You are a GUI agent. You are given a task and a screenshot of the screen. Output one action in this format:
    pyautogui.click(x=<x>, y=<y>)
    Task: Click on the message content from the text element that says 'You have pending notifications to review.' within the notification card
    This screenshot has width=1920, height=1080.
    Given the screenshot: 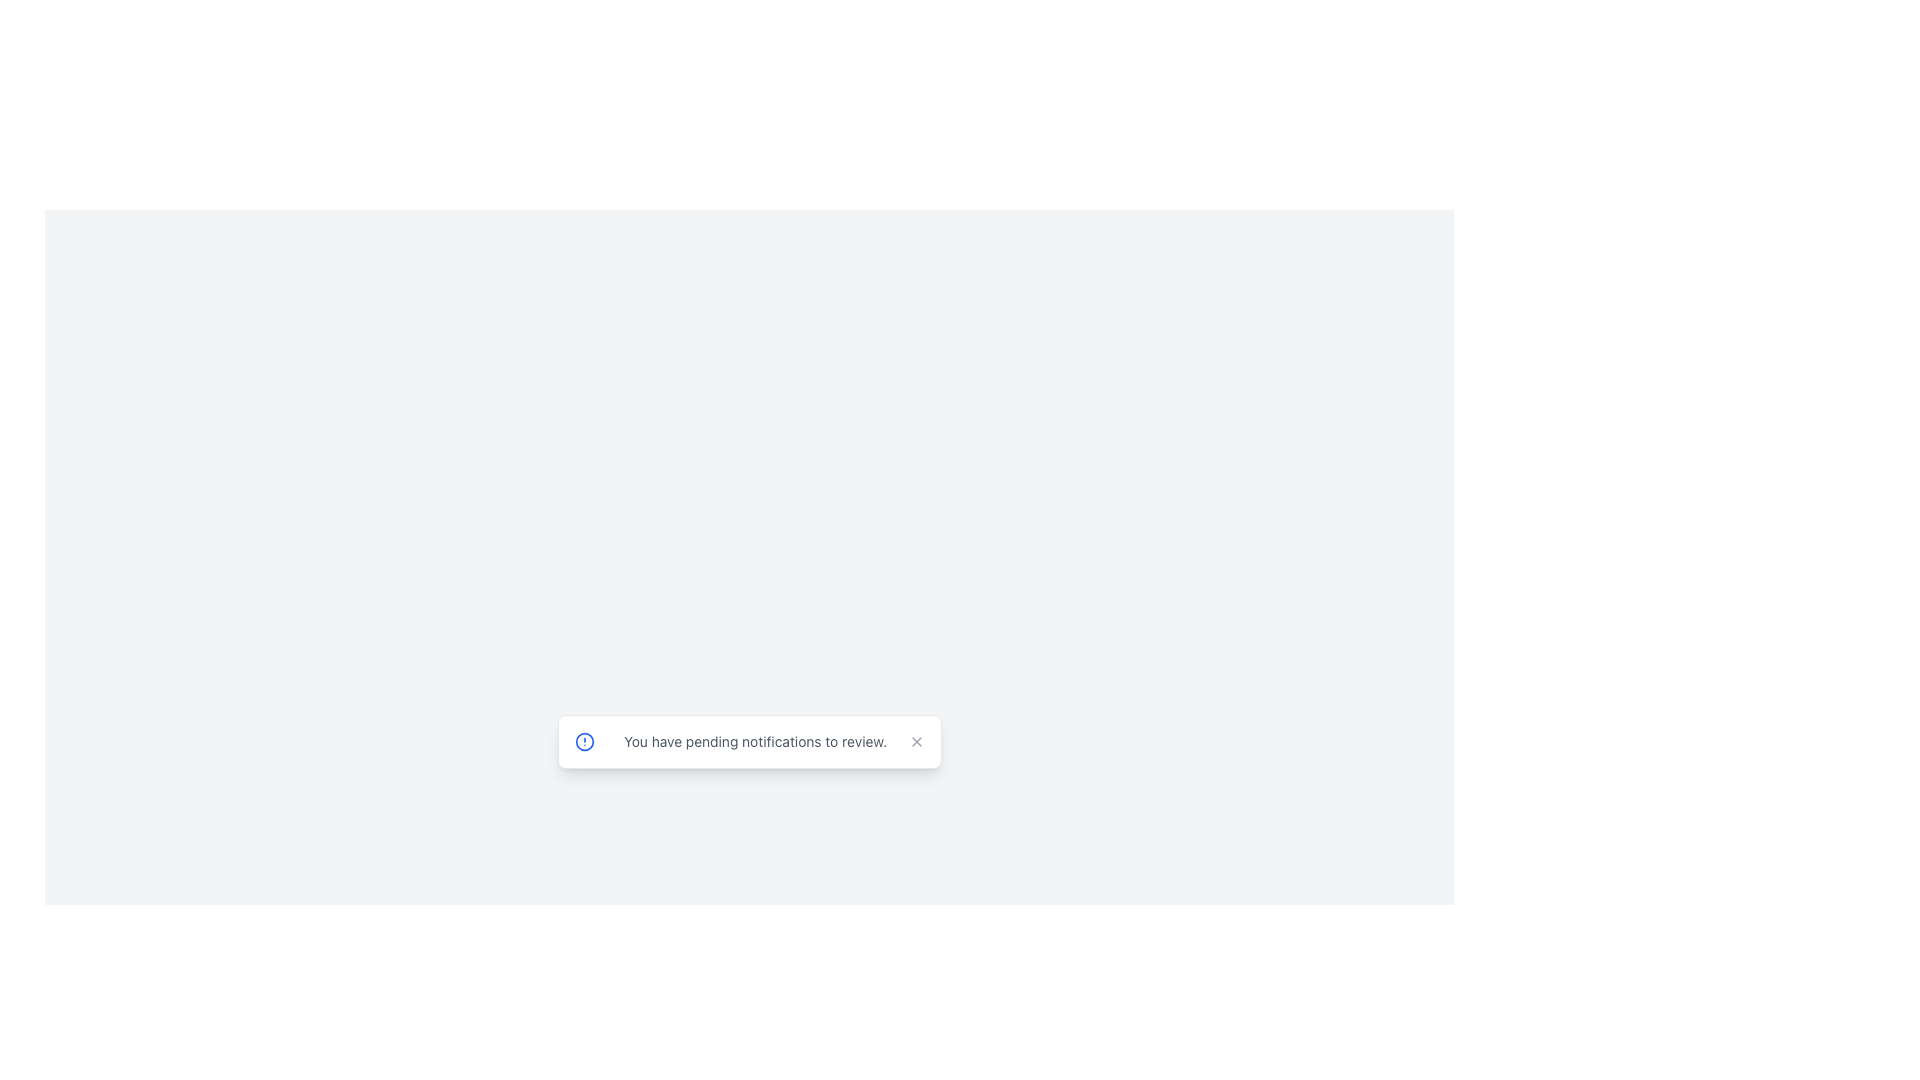 What is the action you would take?
    pyautogui.click(x=754, y=741)
    